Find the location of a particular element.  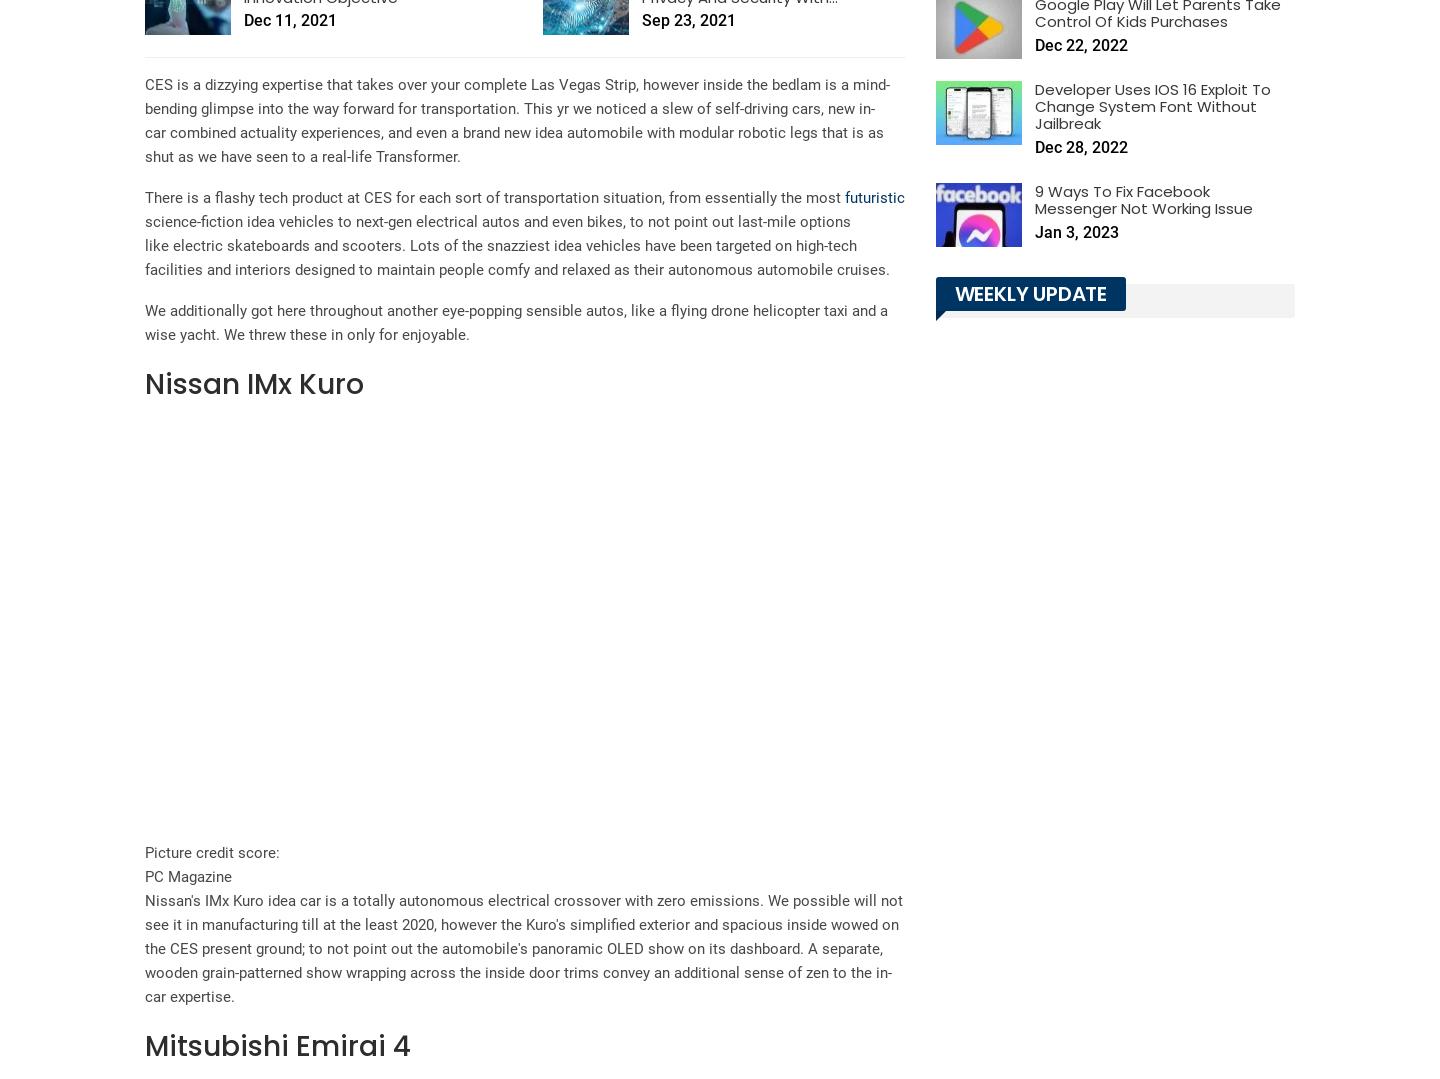

'Weekly Update' is located at coordinates (1030, 293).